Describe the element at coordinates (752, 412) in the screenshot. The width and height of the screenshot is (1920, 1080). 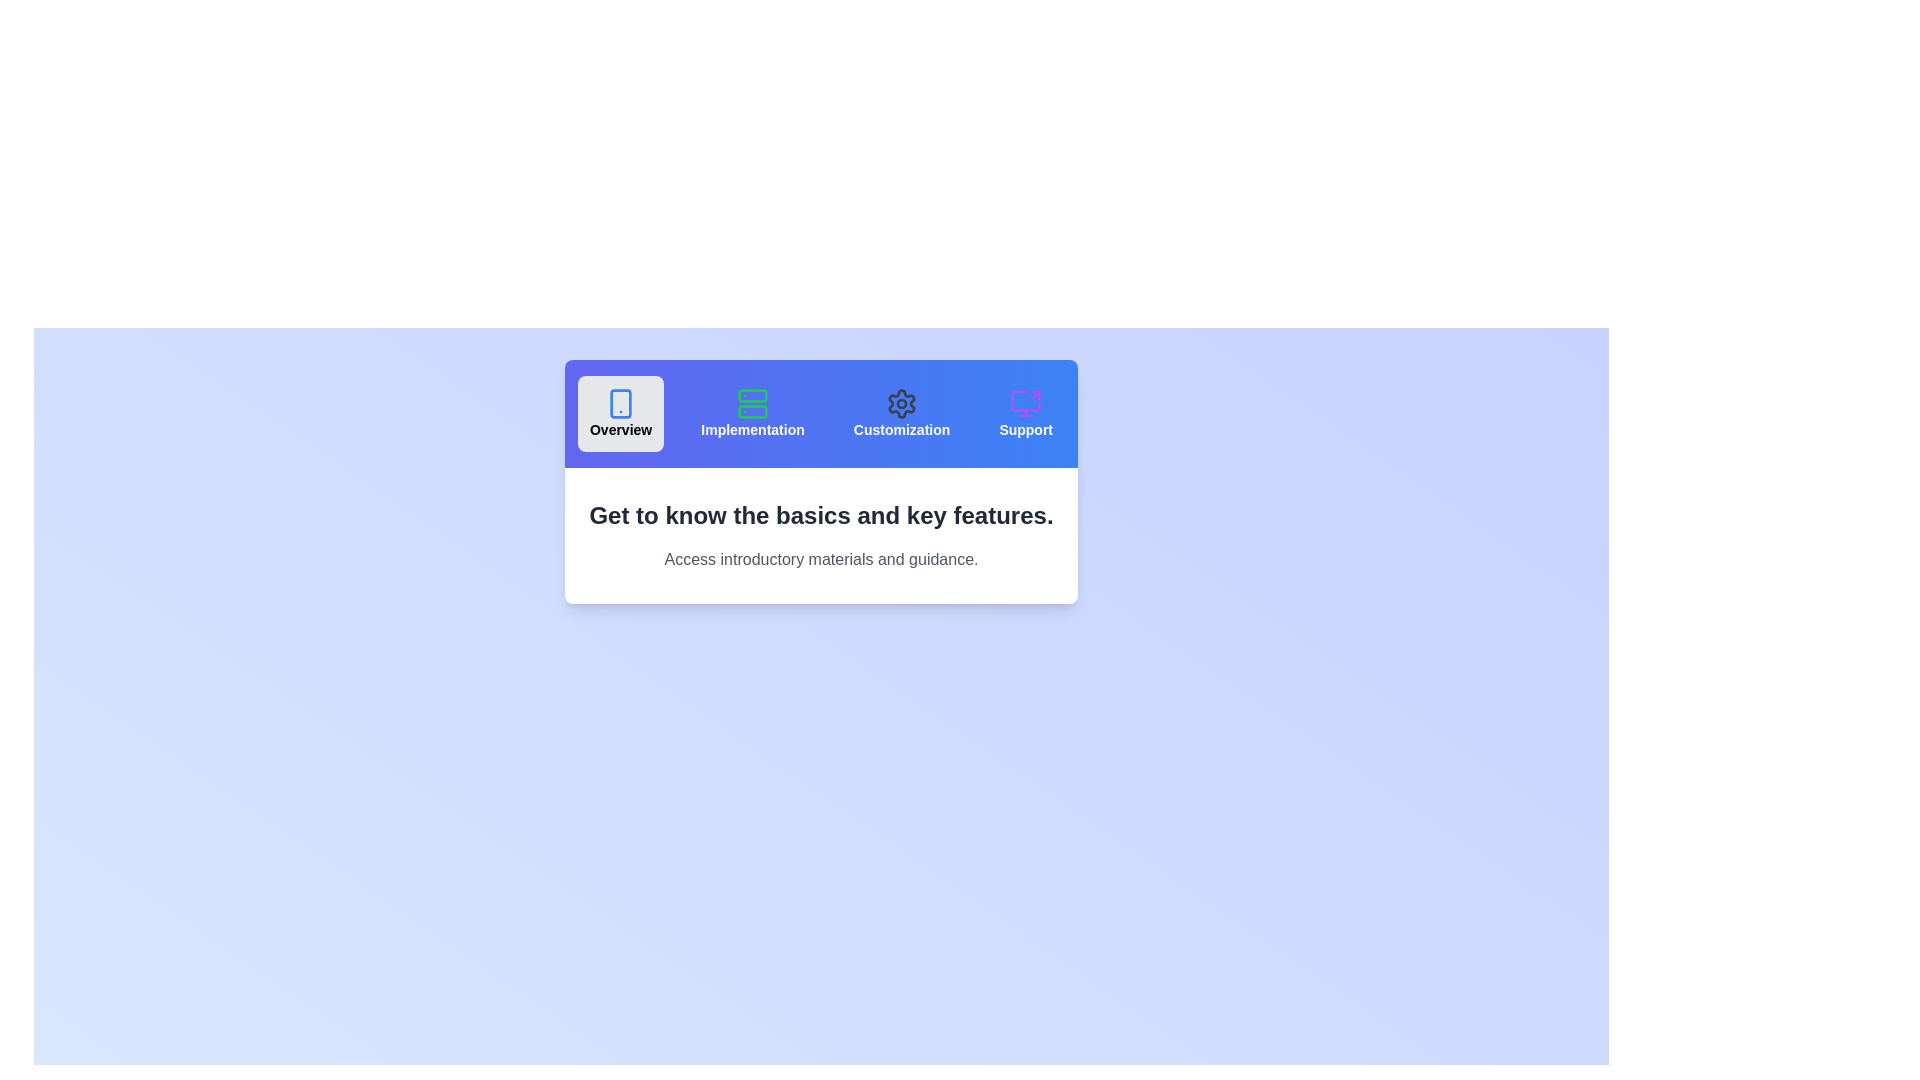
I see `the tab labeled Implementation` at that location.